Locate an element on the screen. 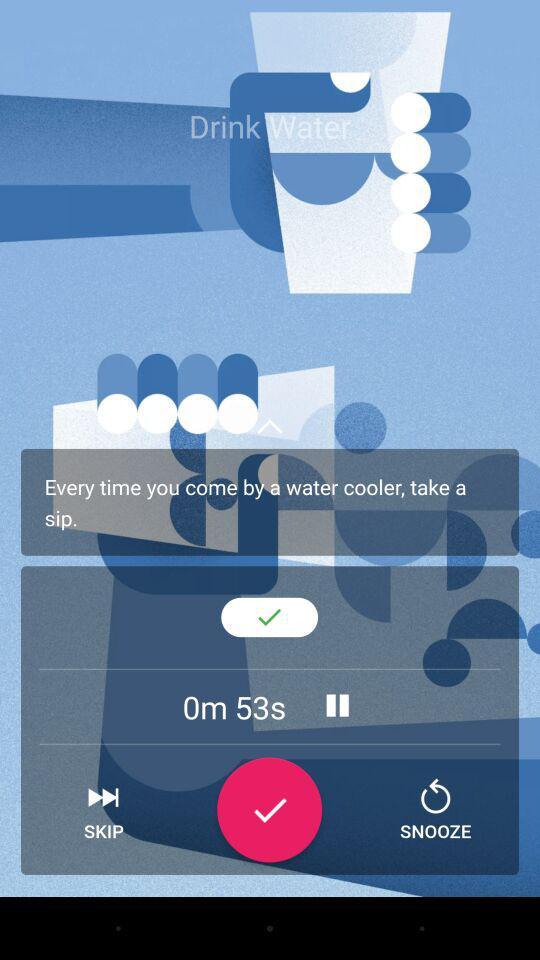 Image resolution: width=540 pixels, height=960 pixels. the right icon is located at coordinates (269, 810).